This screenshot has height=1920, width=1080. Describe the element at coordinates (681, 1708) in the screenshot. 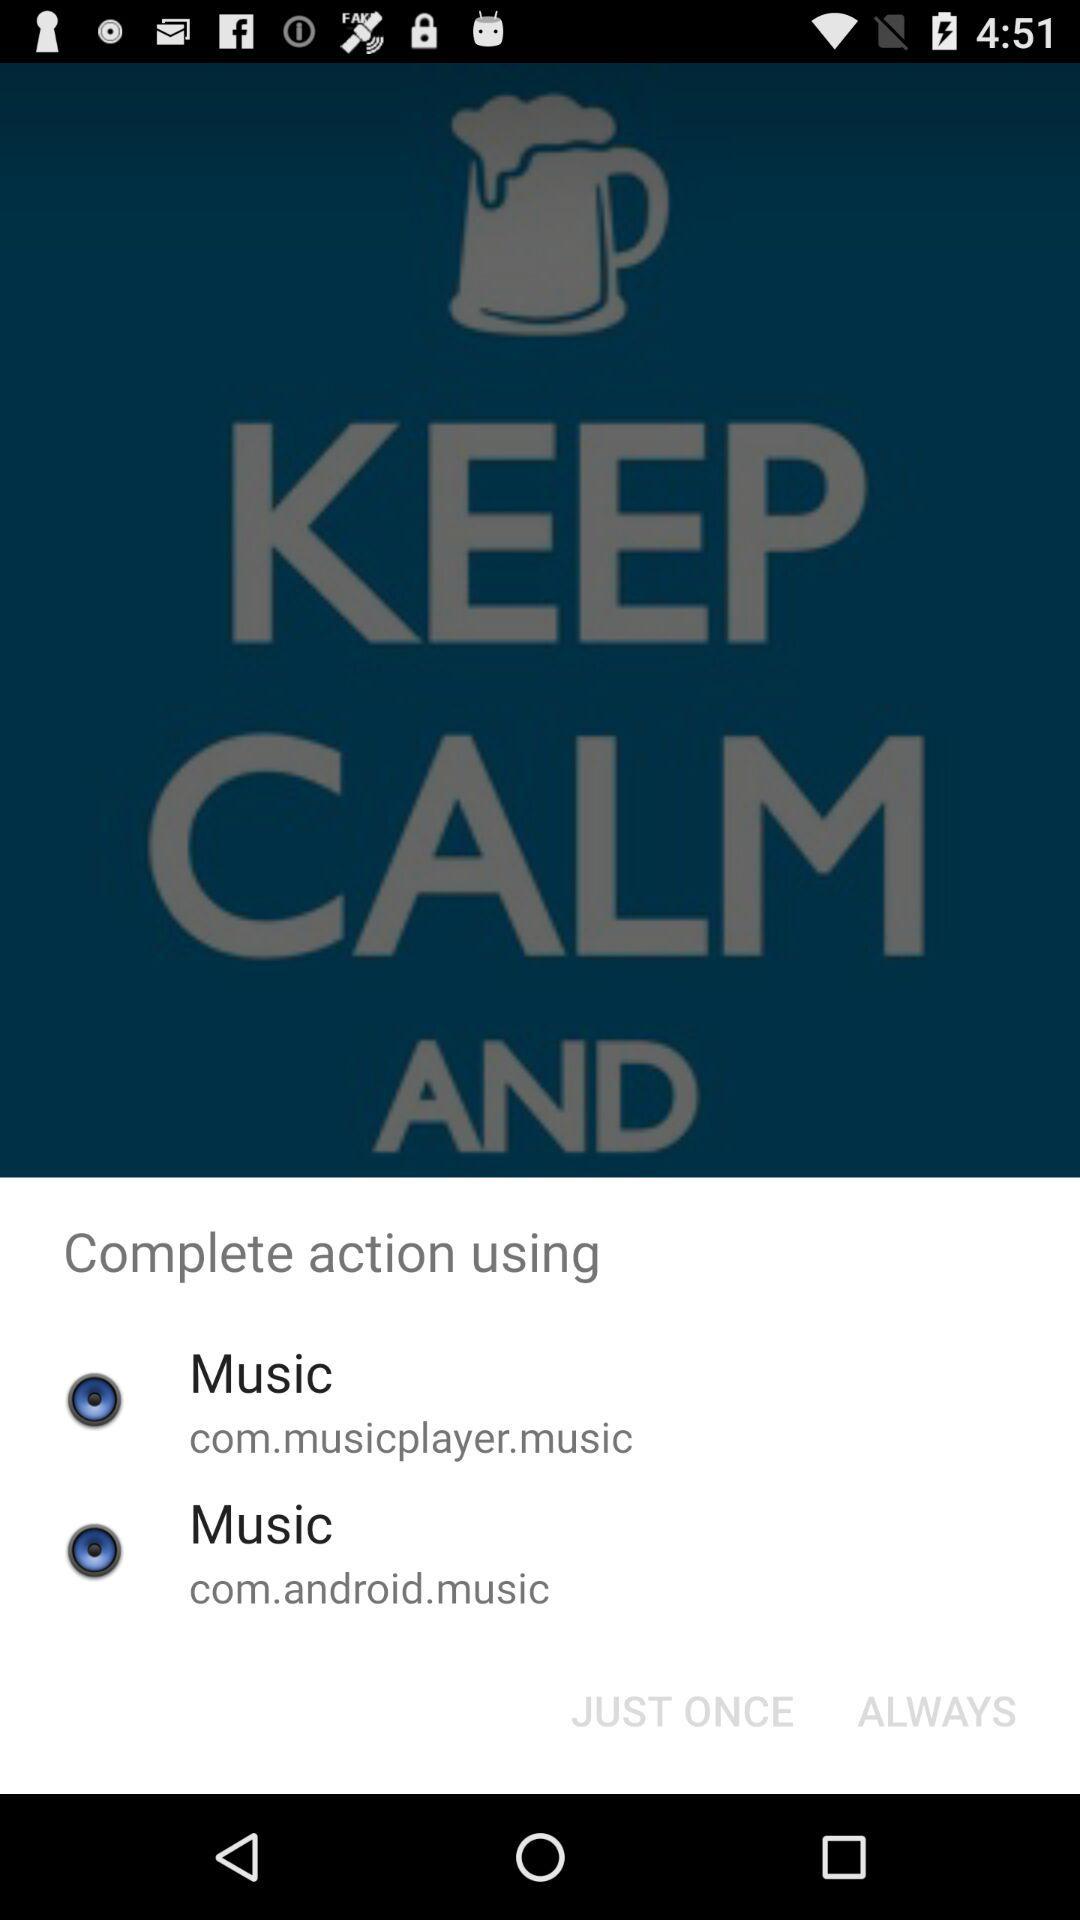

I see `the app below com.android.music item` at that location.